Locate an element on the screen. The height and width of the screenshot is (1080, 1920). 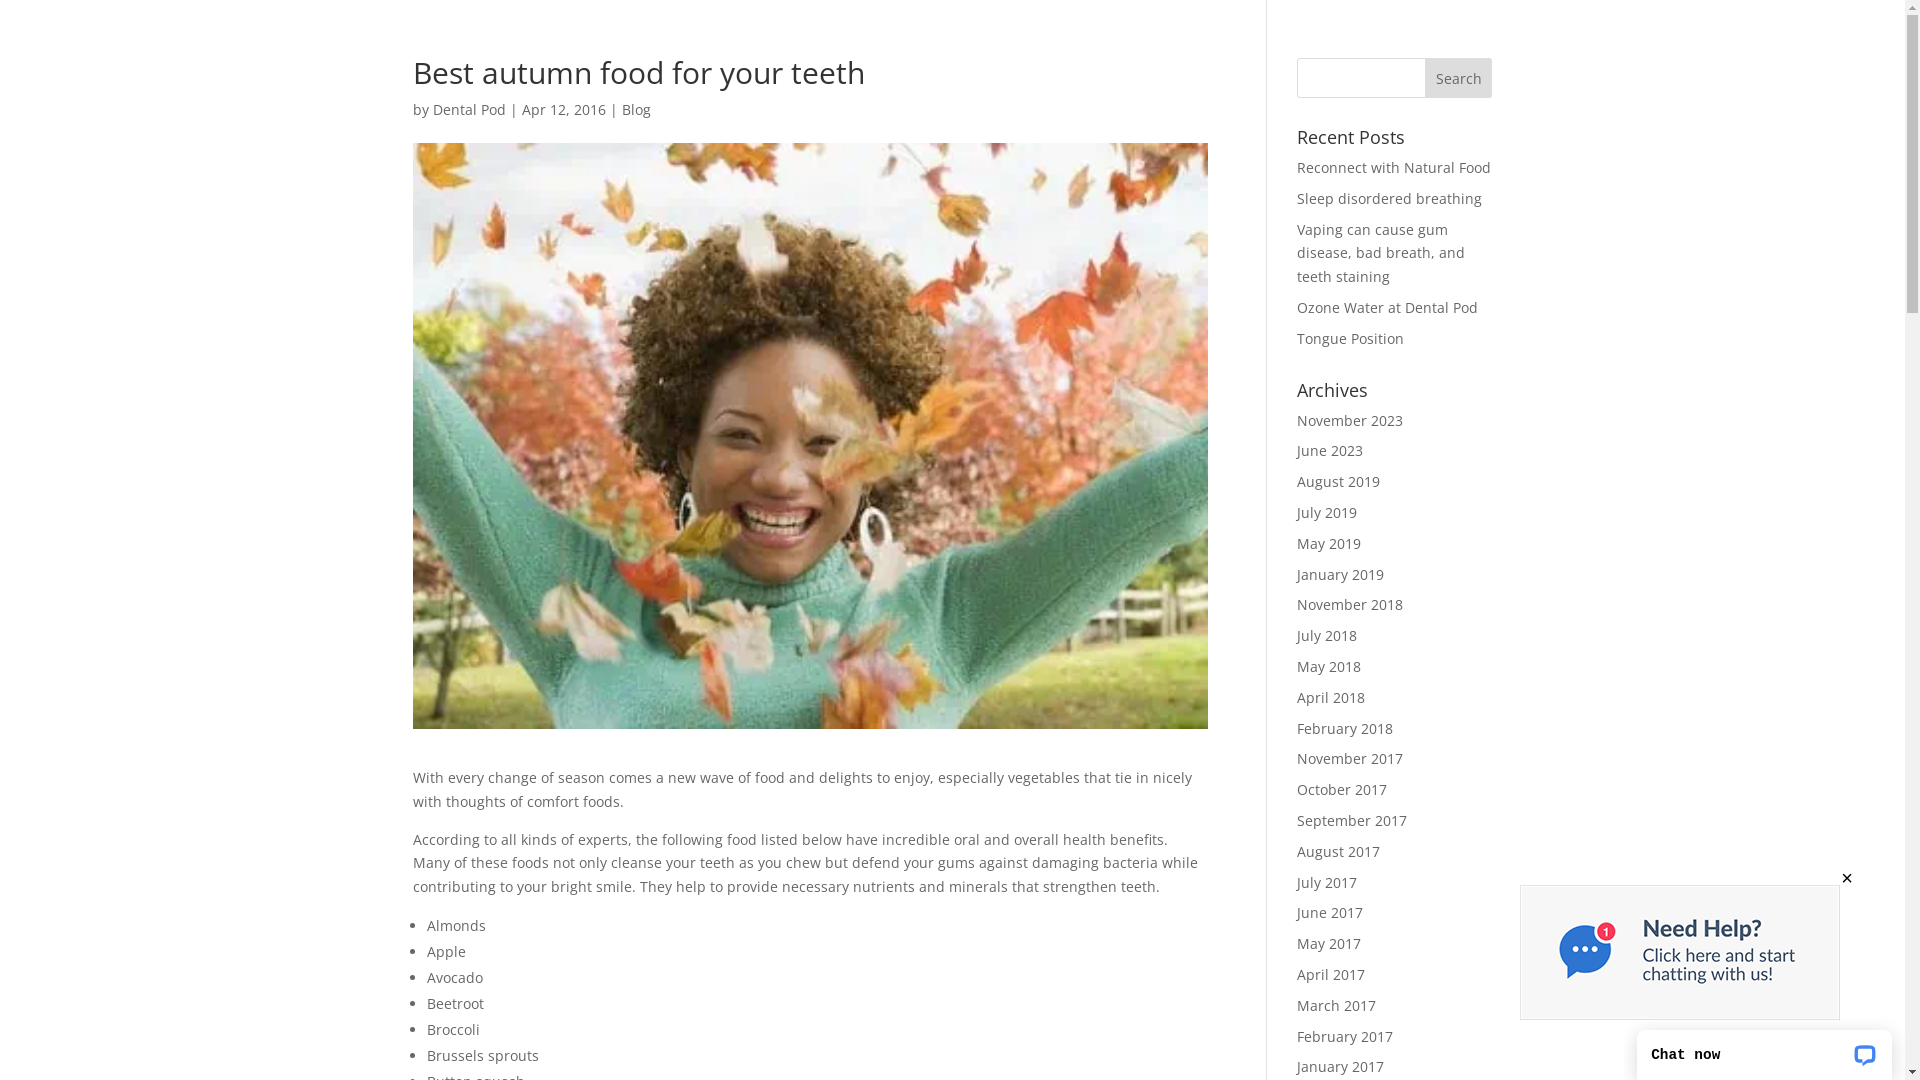
'Vaping can cause gum disease, bad breath, and teeth staining' is located at coordinates (1380, 252).